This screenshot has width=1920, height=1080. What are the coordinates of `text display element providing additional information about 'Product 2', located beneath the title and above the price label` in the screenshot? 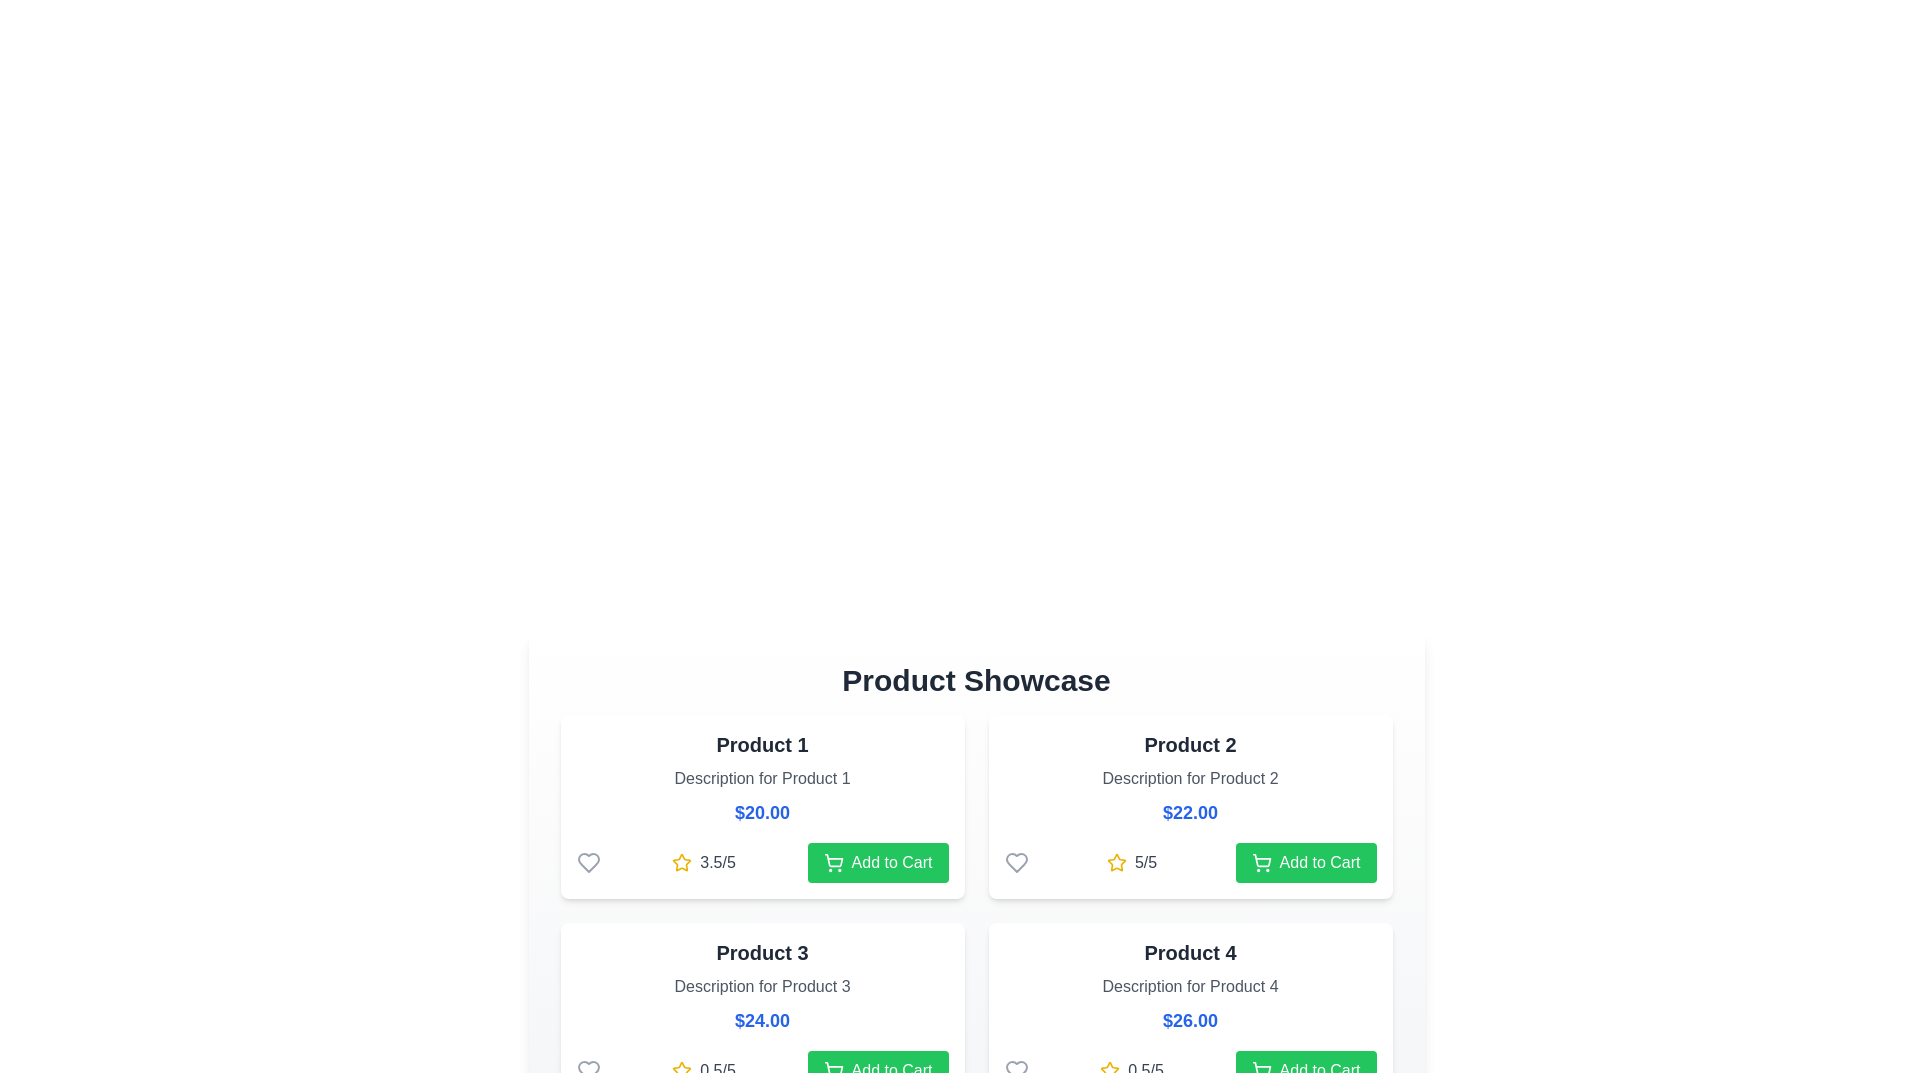 It's located at (1190, 778).